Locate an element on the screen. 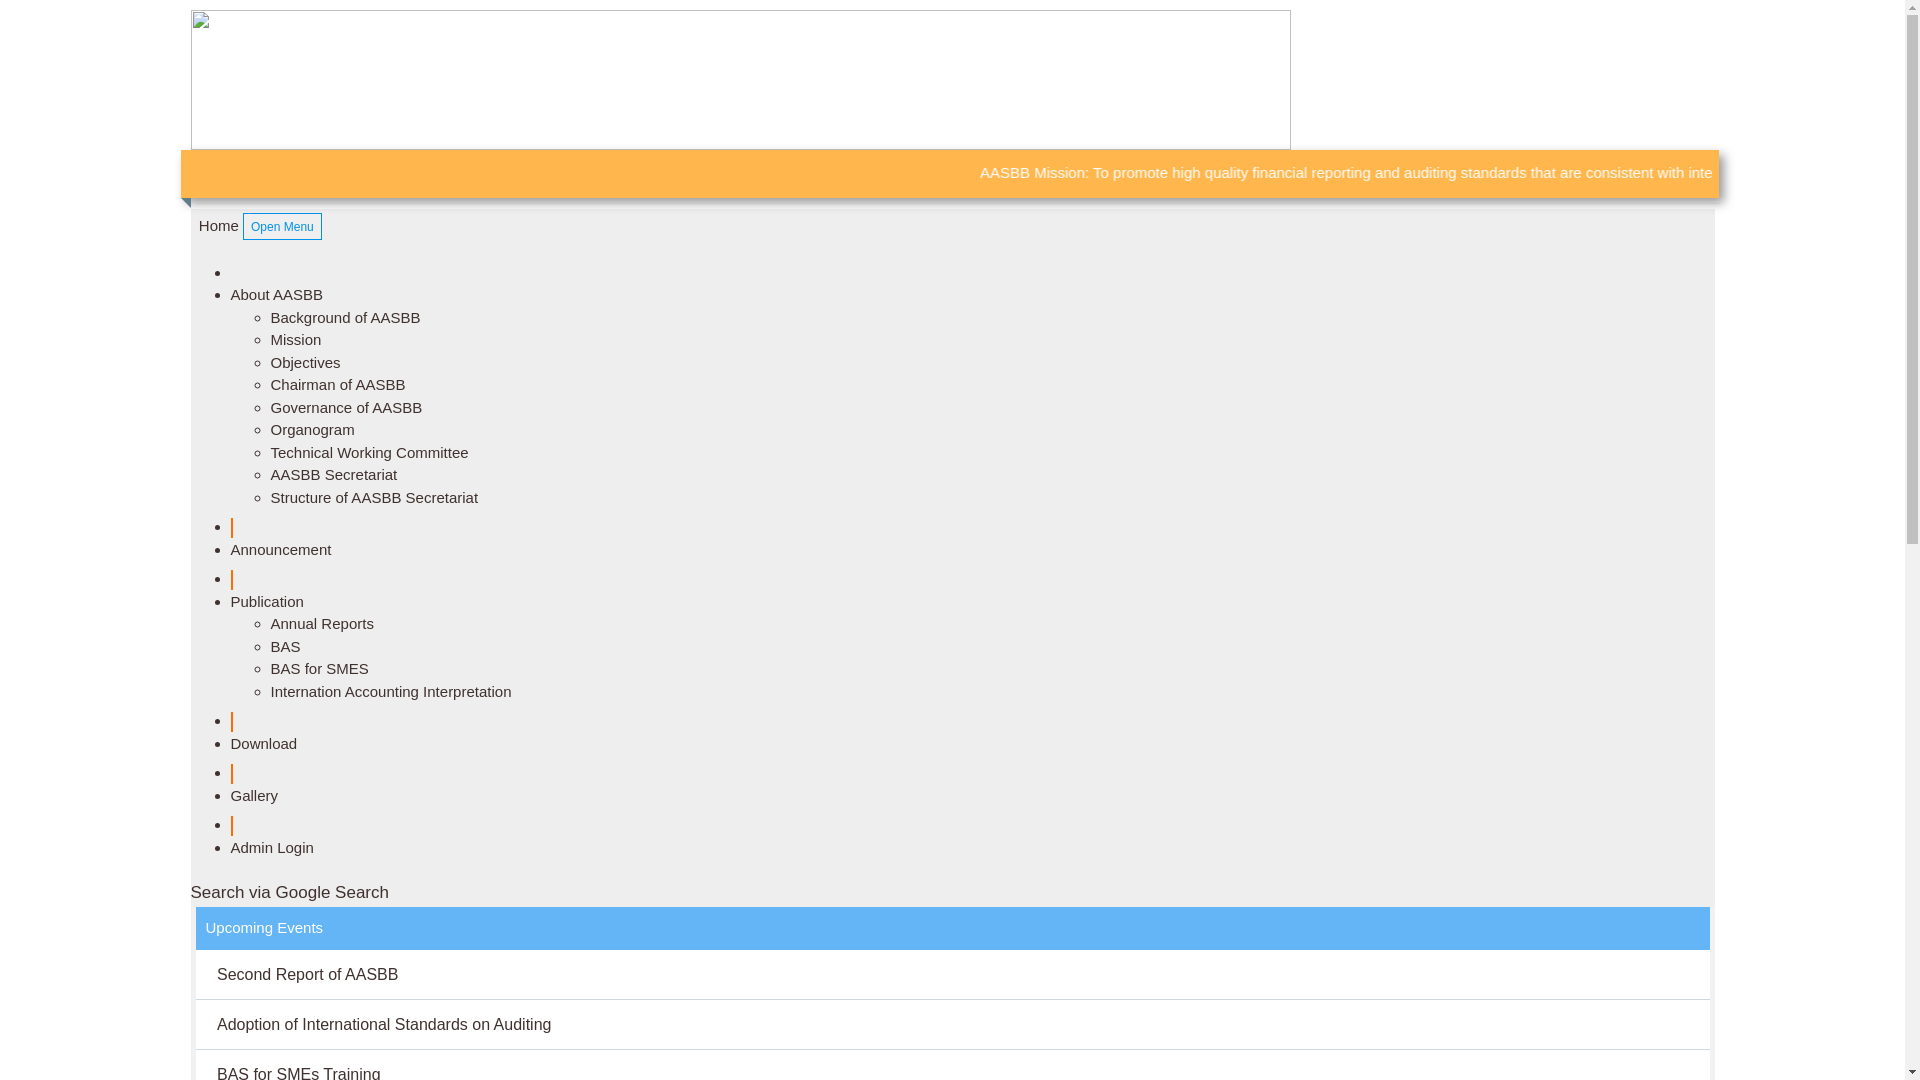 Image resolution: width=1920 pixels, height=1080 pixels. 'Technical Working Committee' is located at coordinates (369, 452).